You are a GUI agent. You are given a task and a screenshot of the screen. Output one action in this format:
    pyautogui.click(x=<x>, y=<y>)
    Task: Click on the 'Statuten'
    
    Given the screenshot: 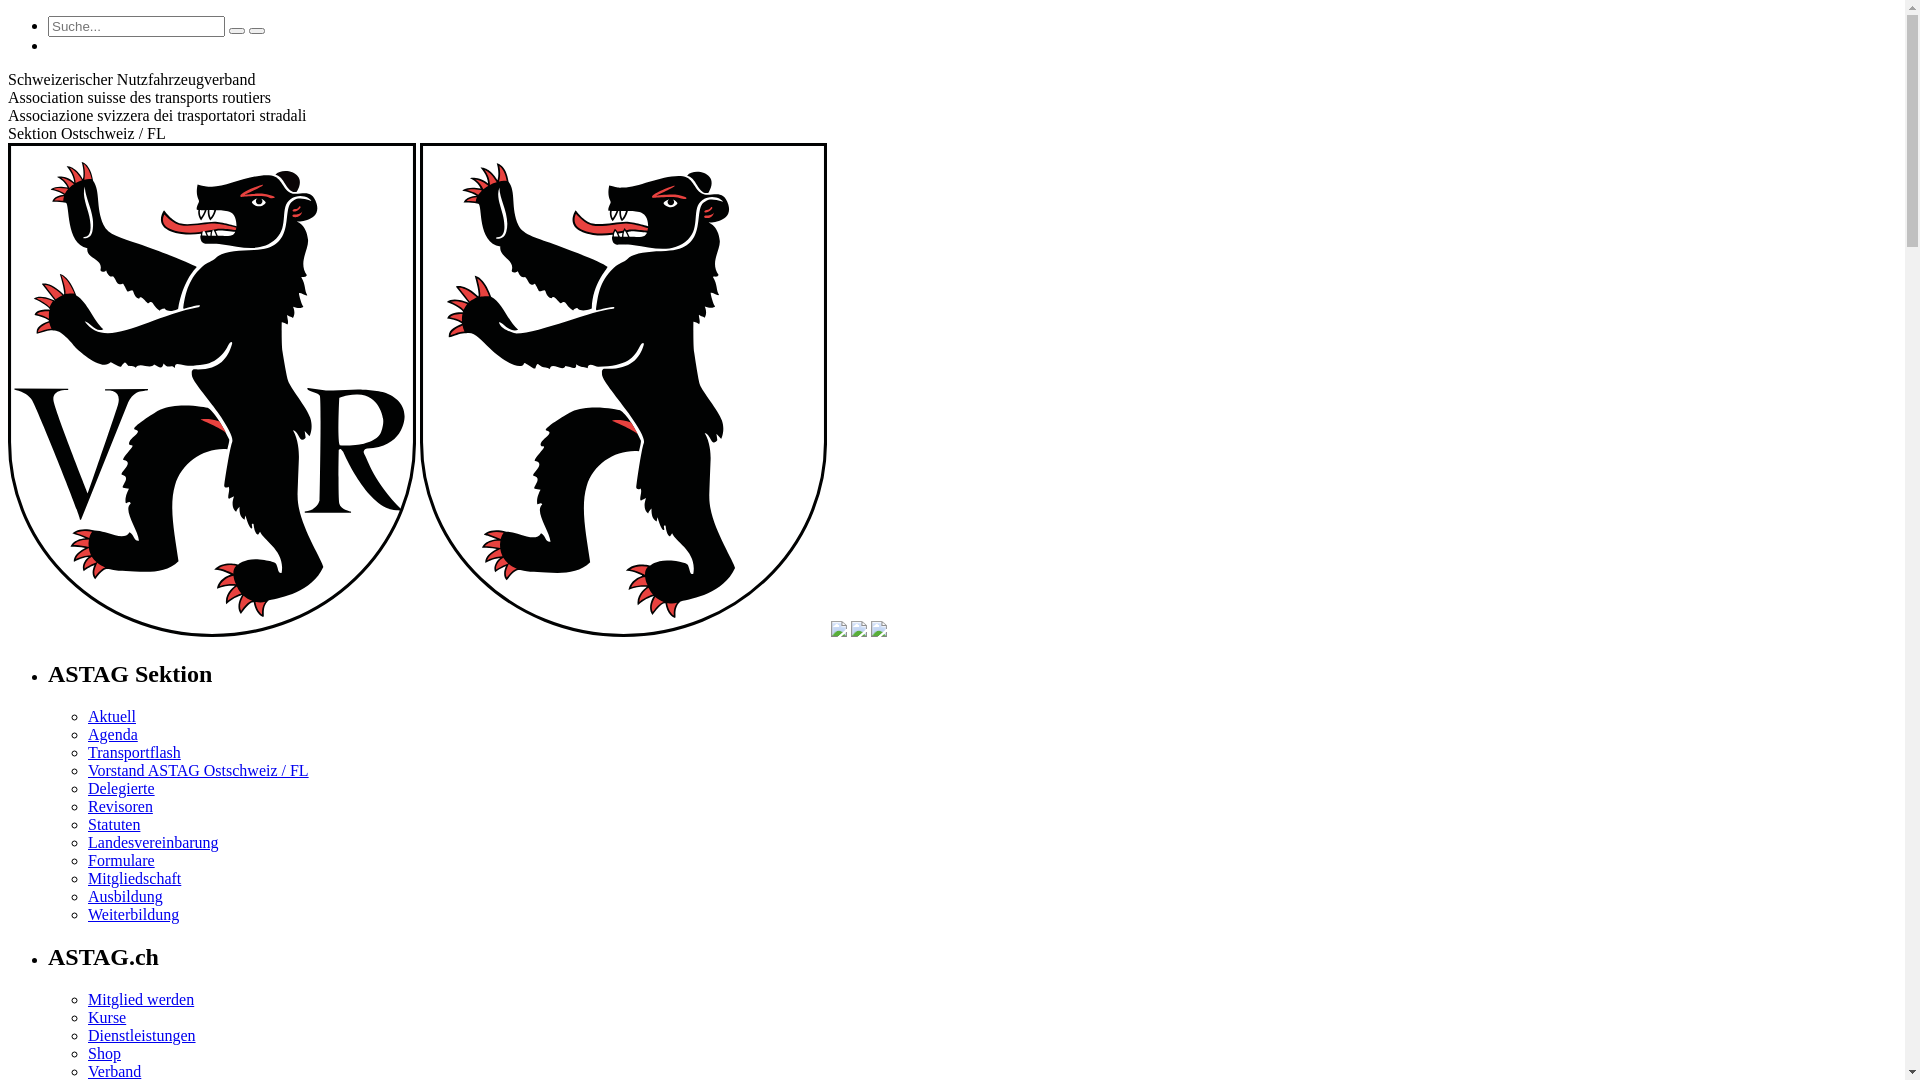 What is the action you would take?
    pyautogui.click(x=113, y=824)
    